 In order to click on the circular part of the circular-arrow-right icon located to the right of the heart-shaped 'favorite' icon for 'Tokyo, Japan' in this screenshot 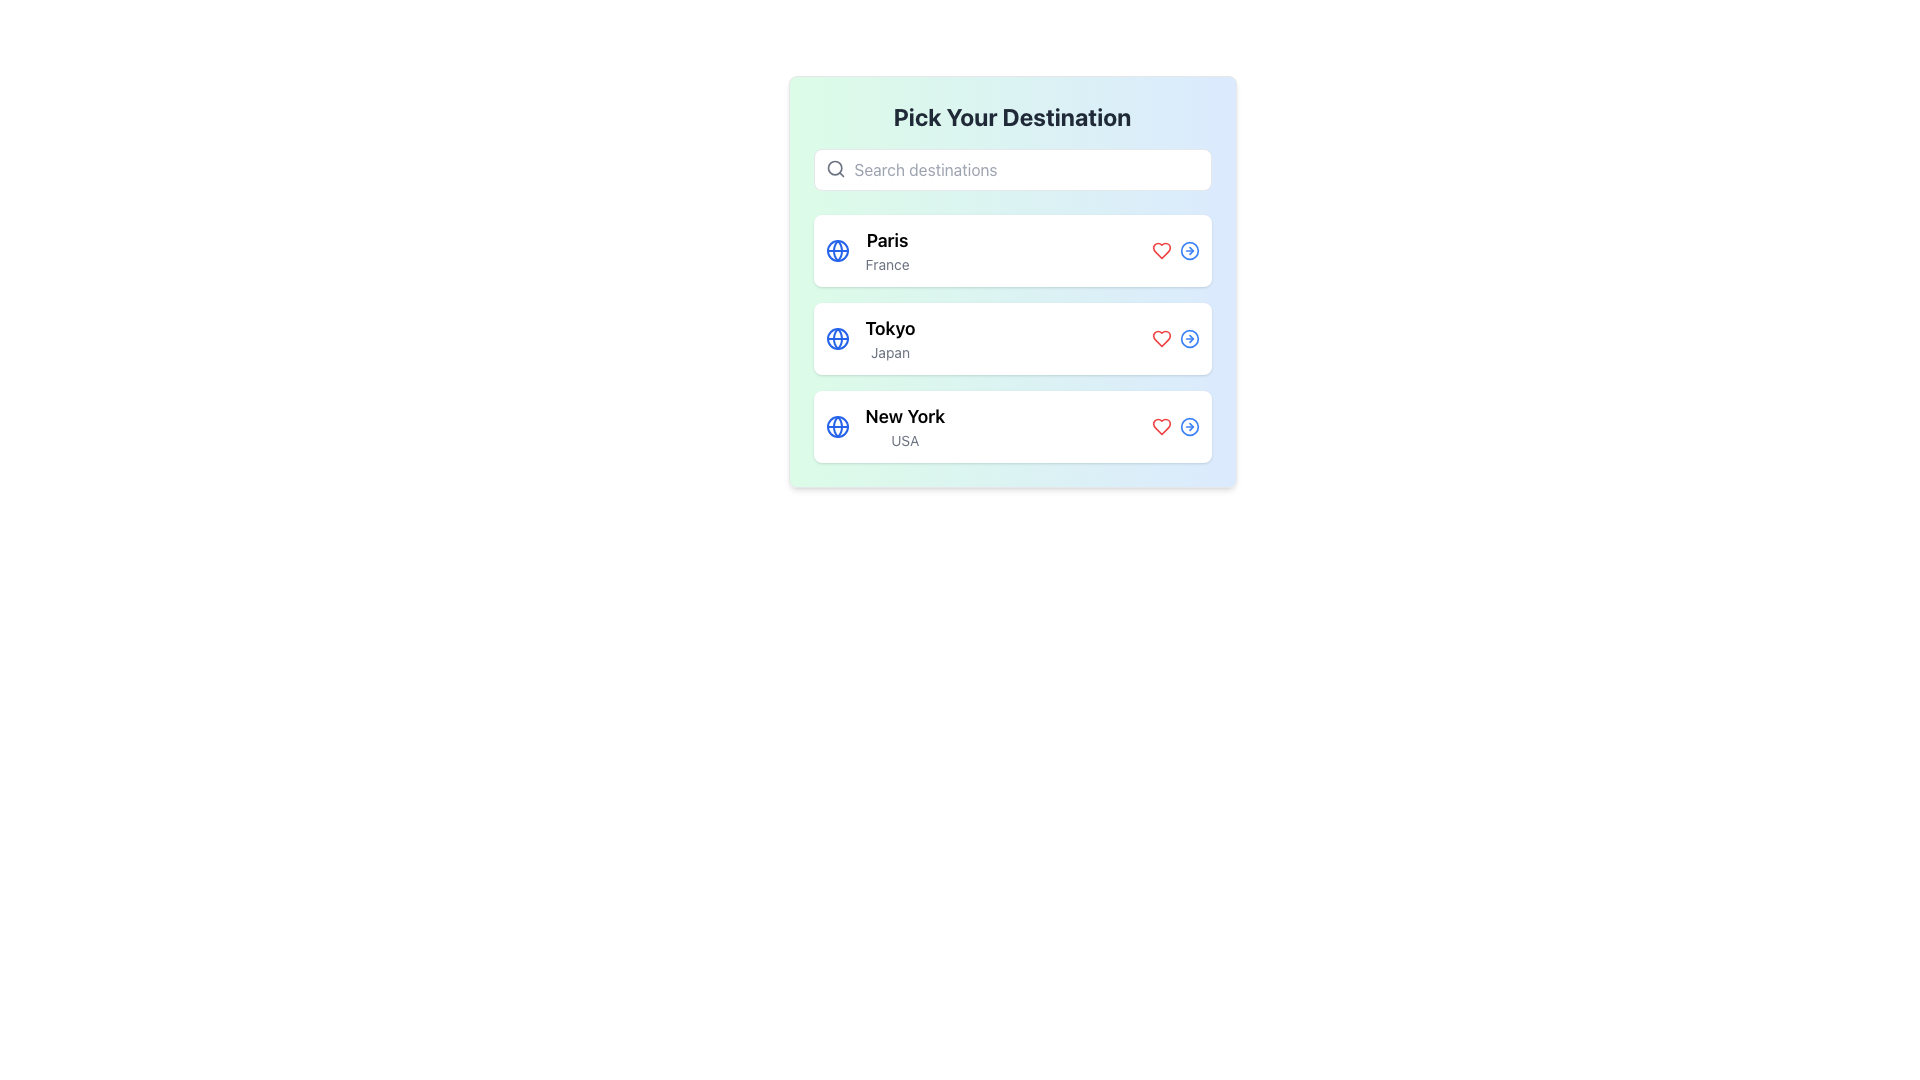, I will do `click(1189, 338)`.